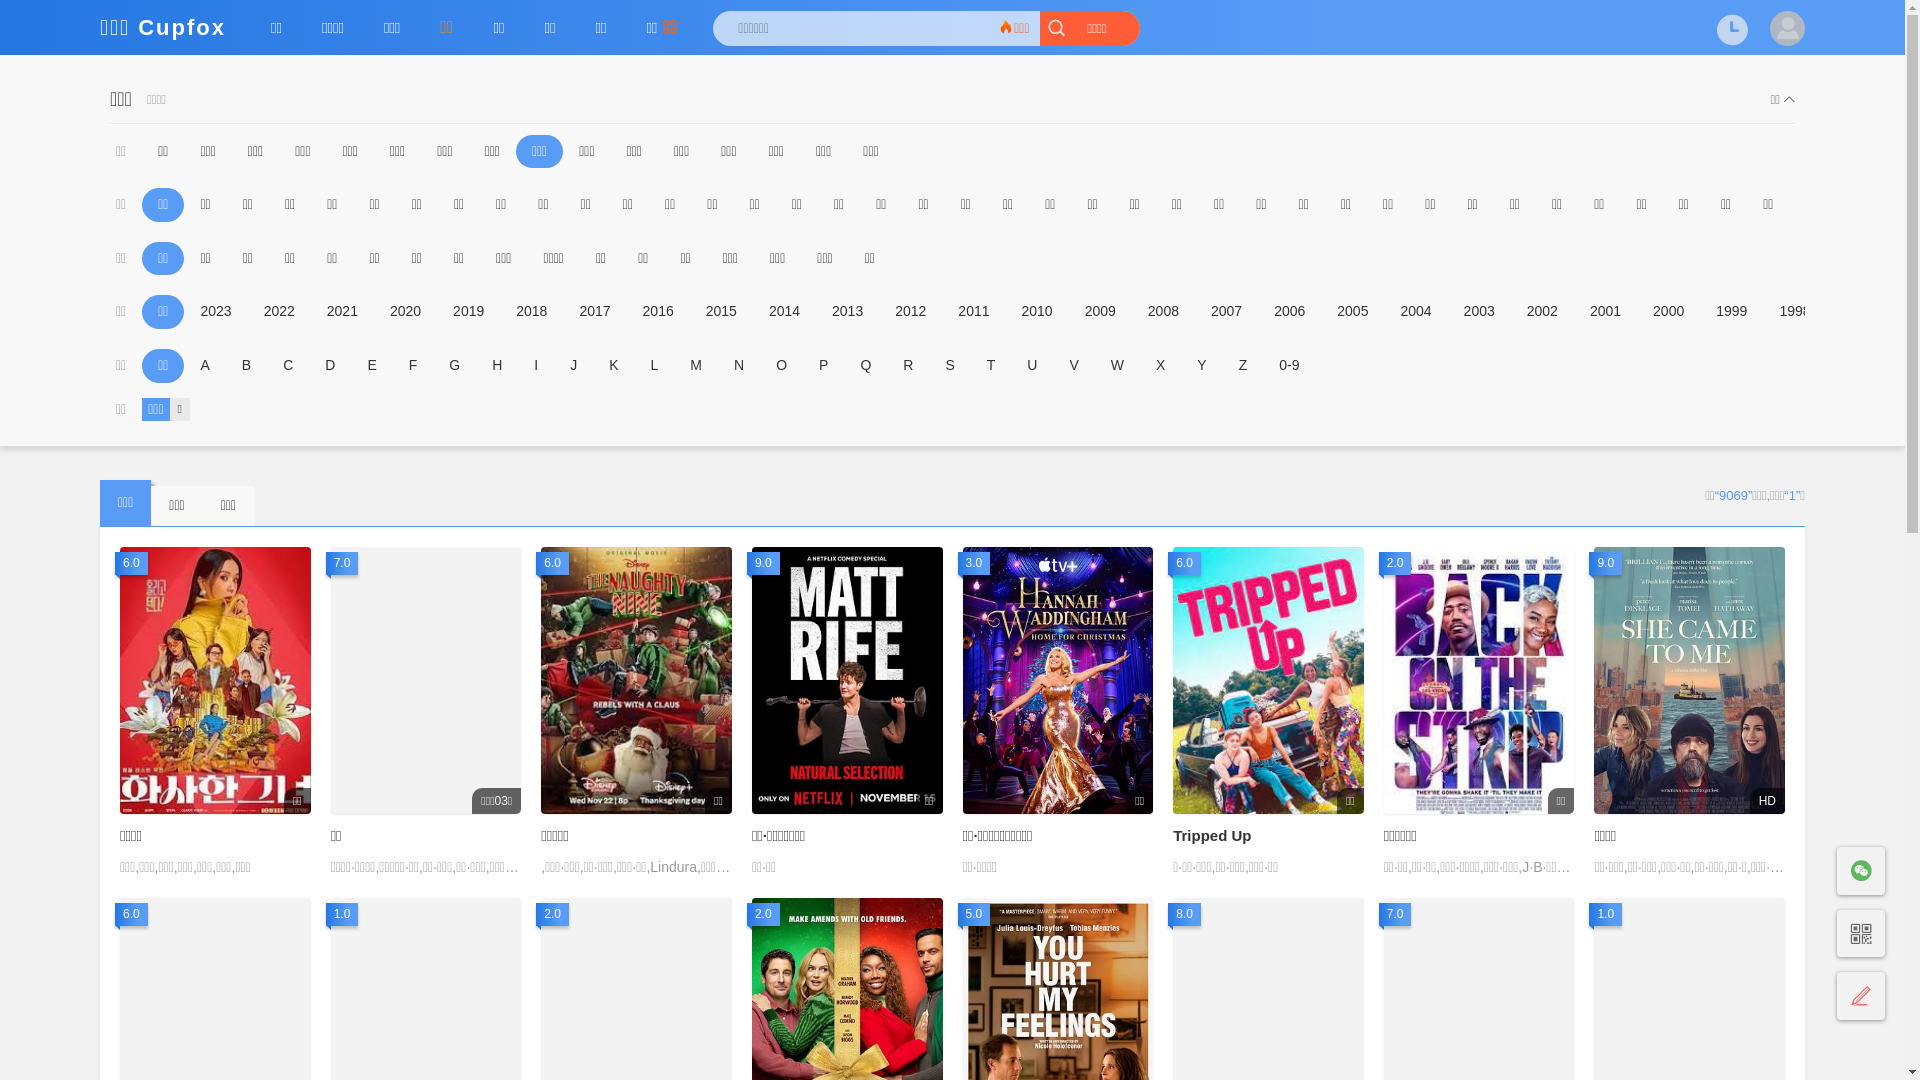 This screenshot has width=1920, height=1080. I want to click on 'Y', so click(1180, 366).